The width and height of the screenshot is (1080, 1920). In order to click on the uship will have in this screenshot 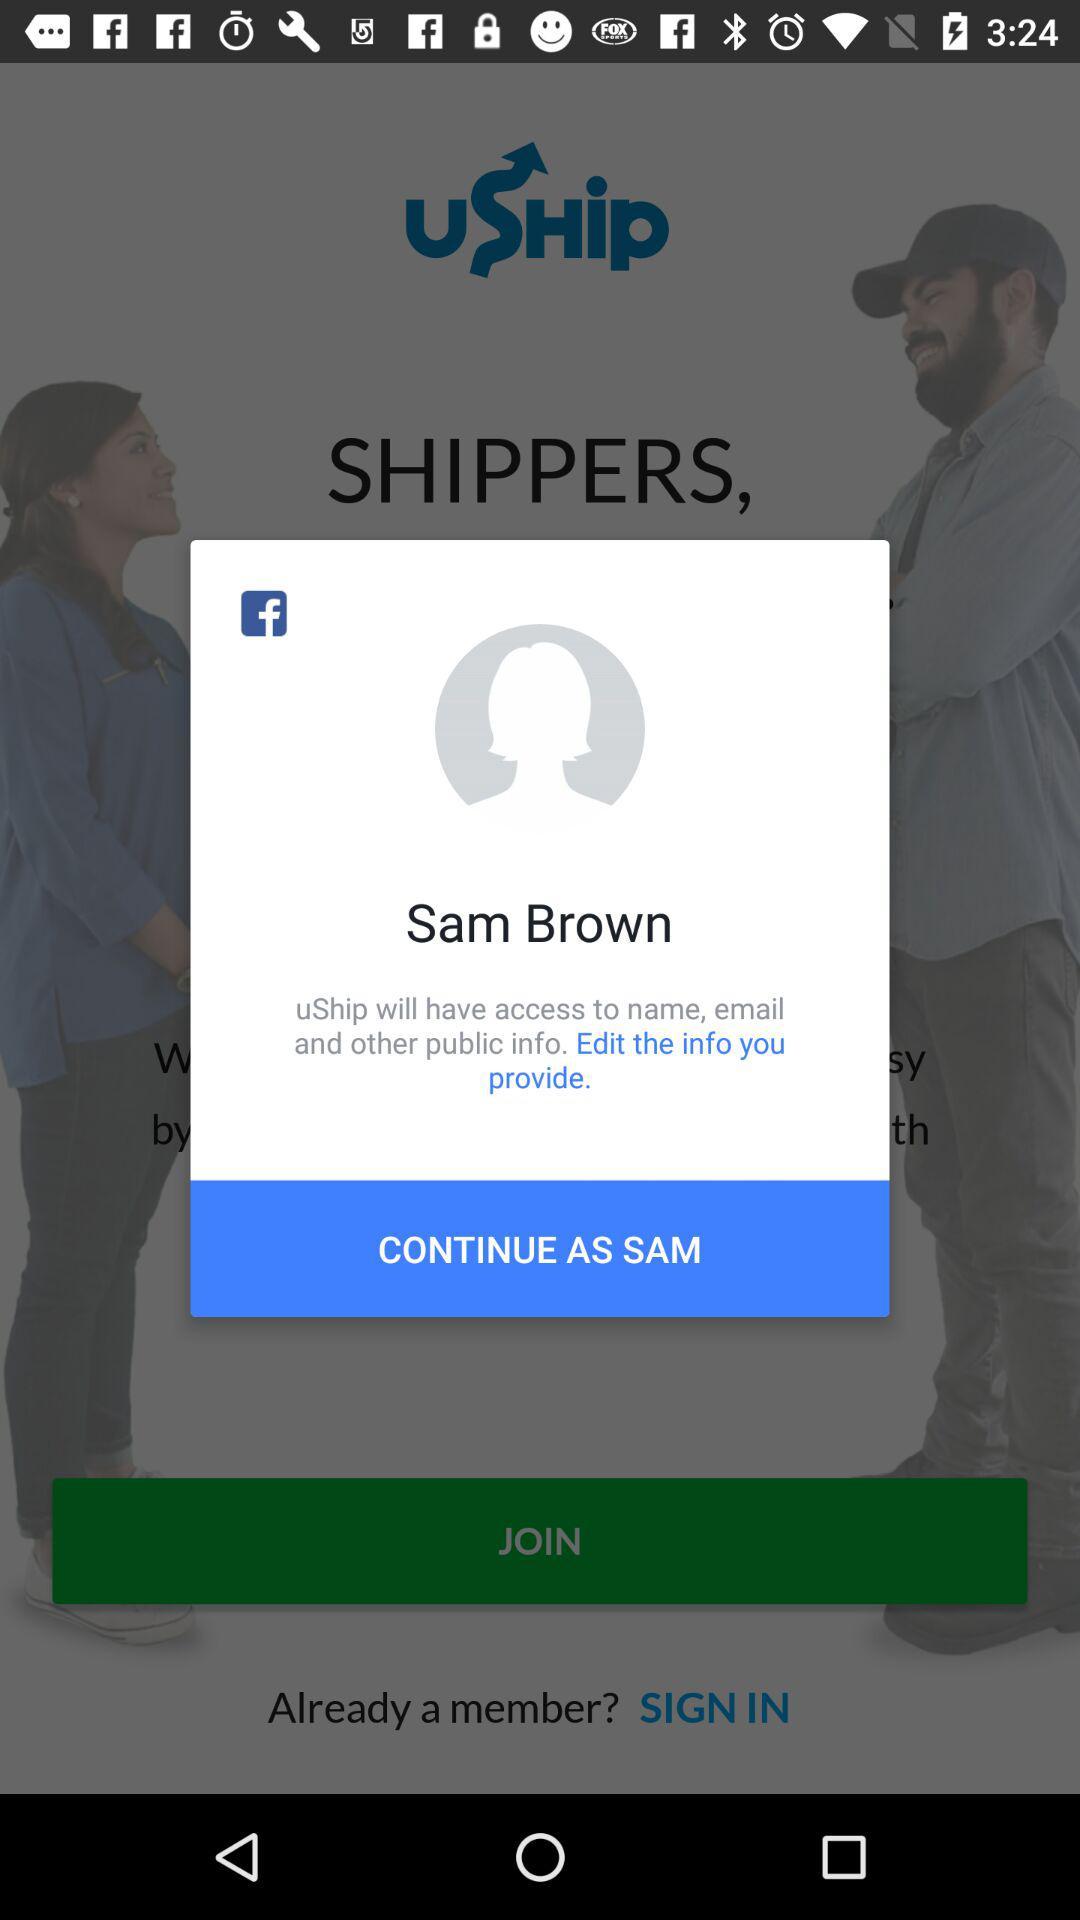, I will do `click(540, 1041)`.